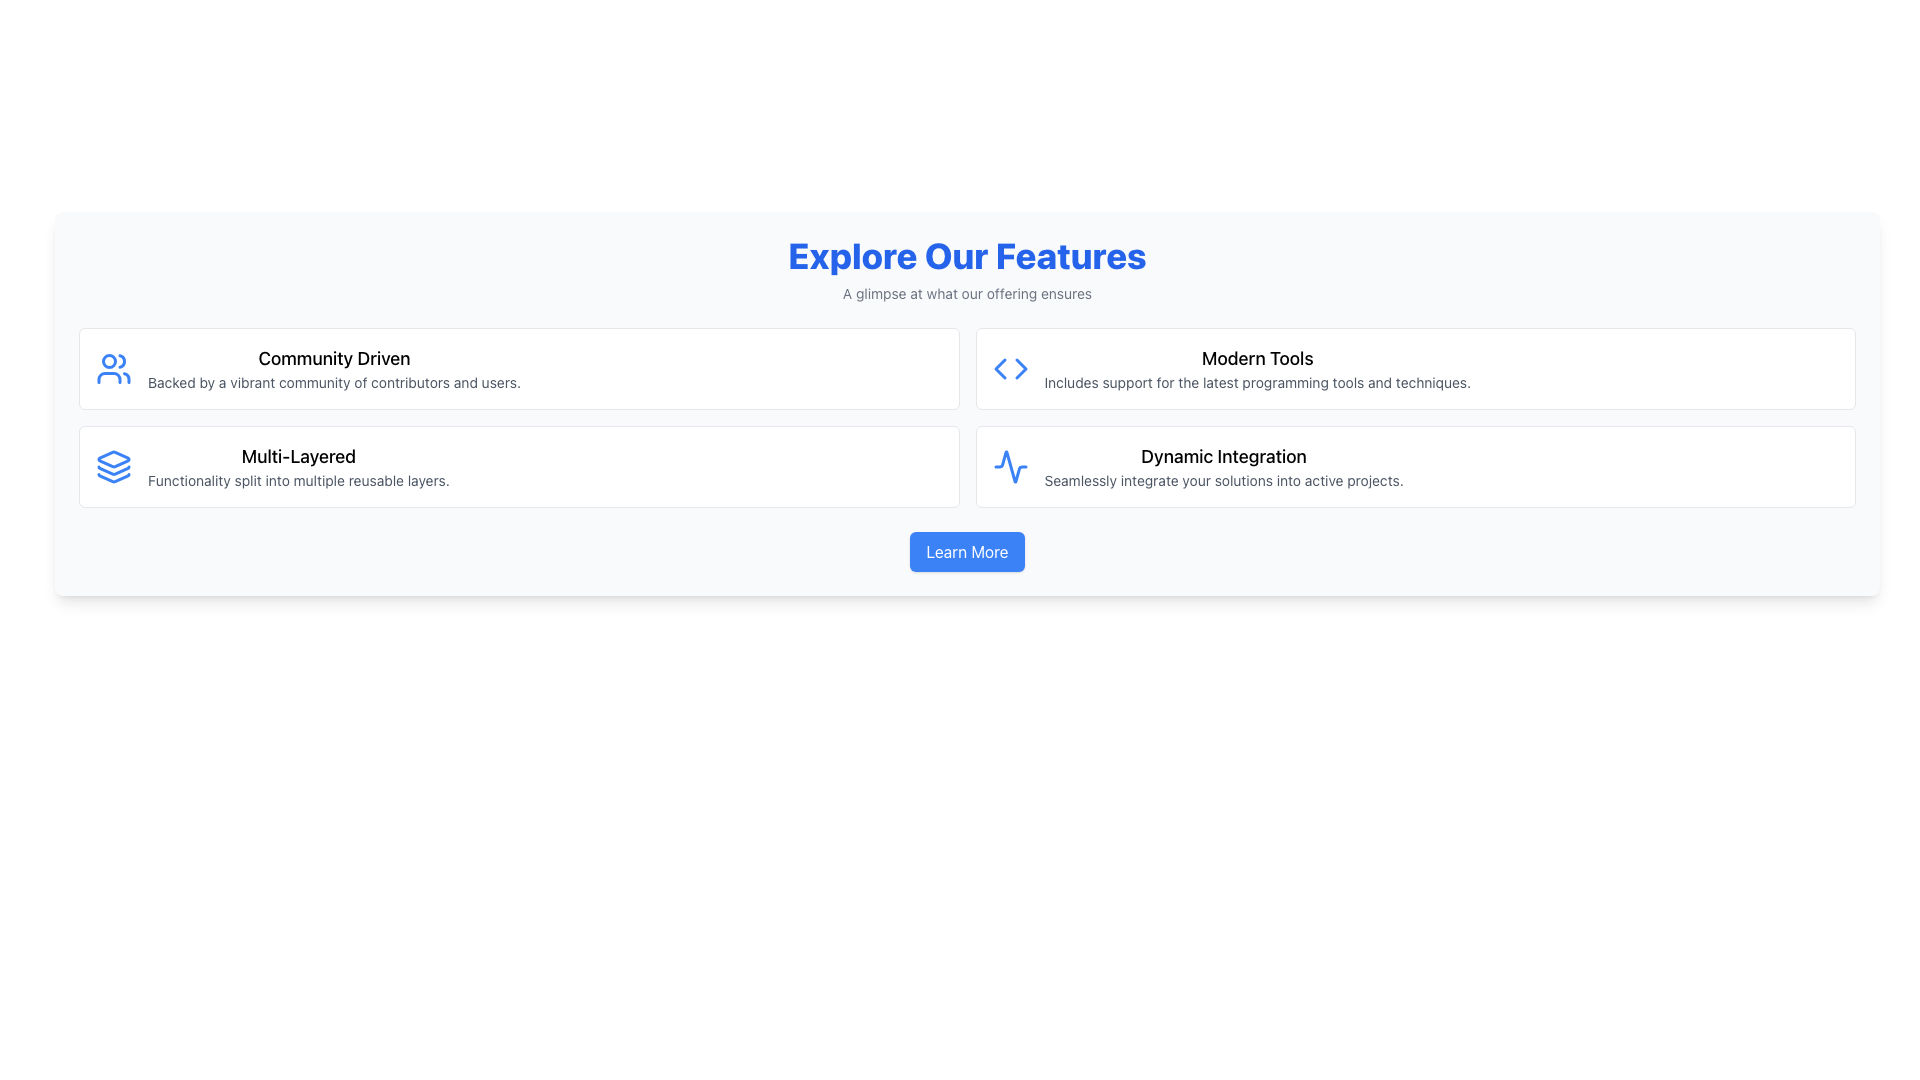 The width and height of the screenshot is (1920, 1080). I want to click on the Informational Card located at the top-right of the grid layout to observe the scaling effect, so click(1414, 369).